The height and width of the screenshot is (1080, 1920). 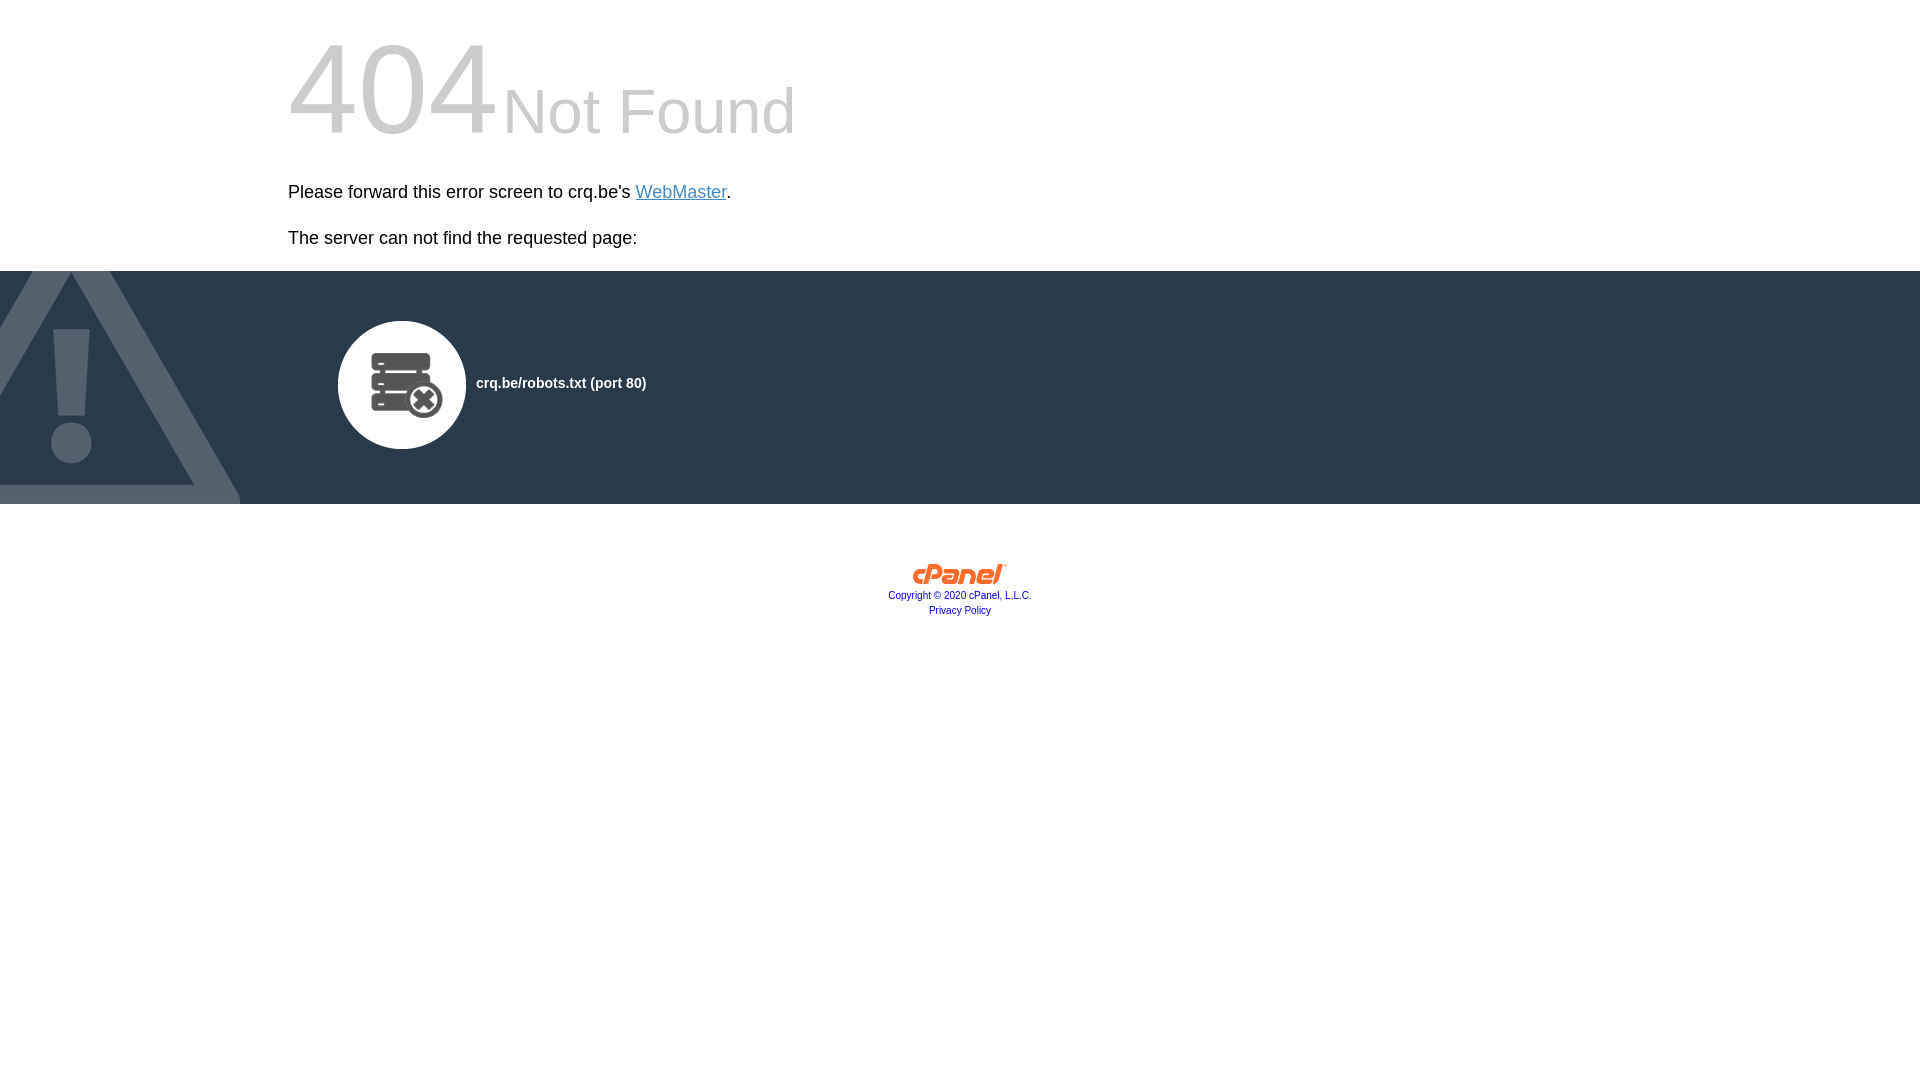 I want to click on 'WebMaster', so click(x=681, y=192).